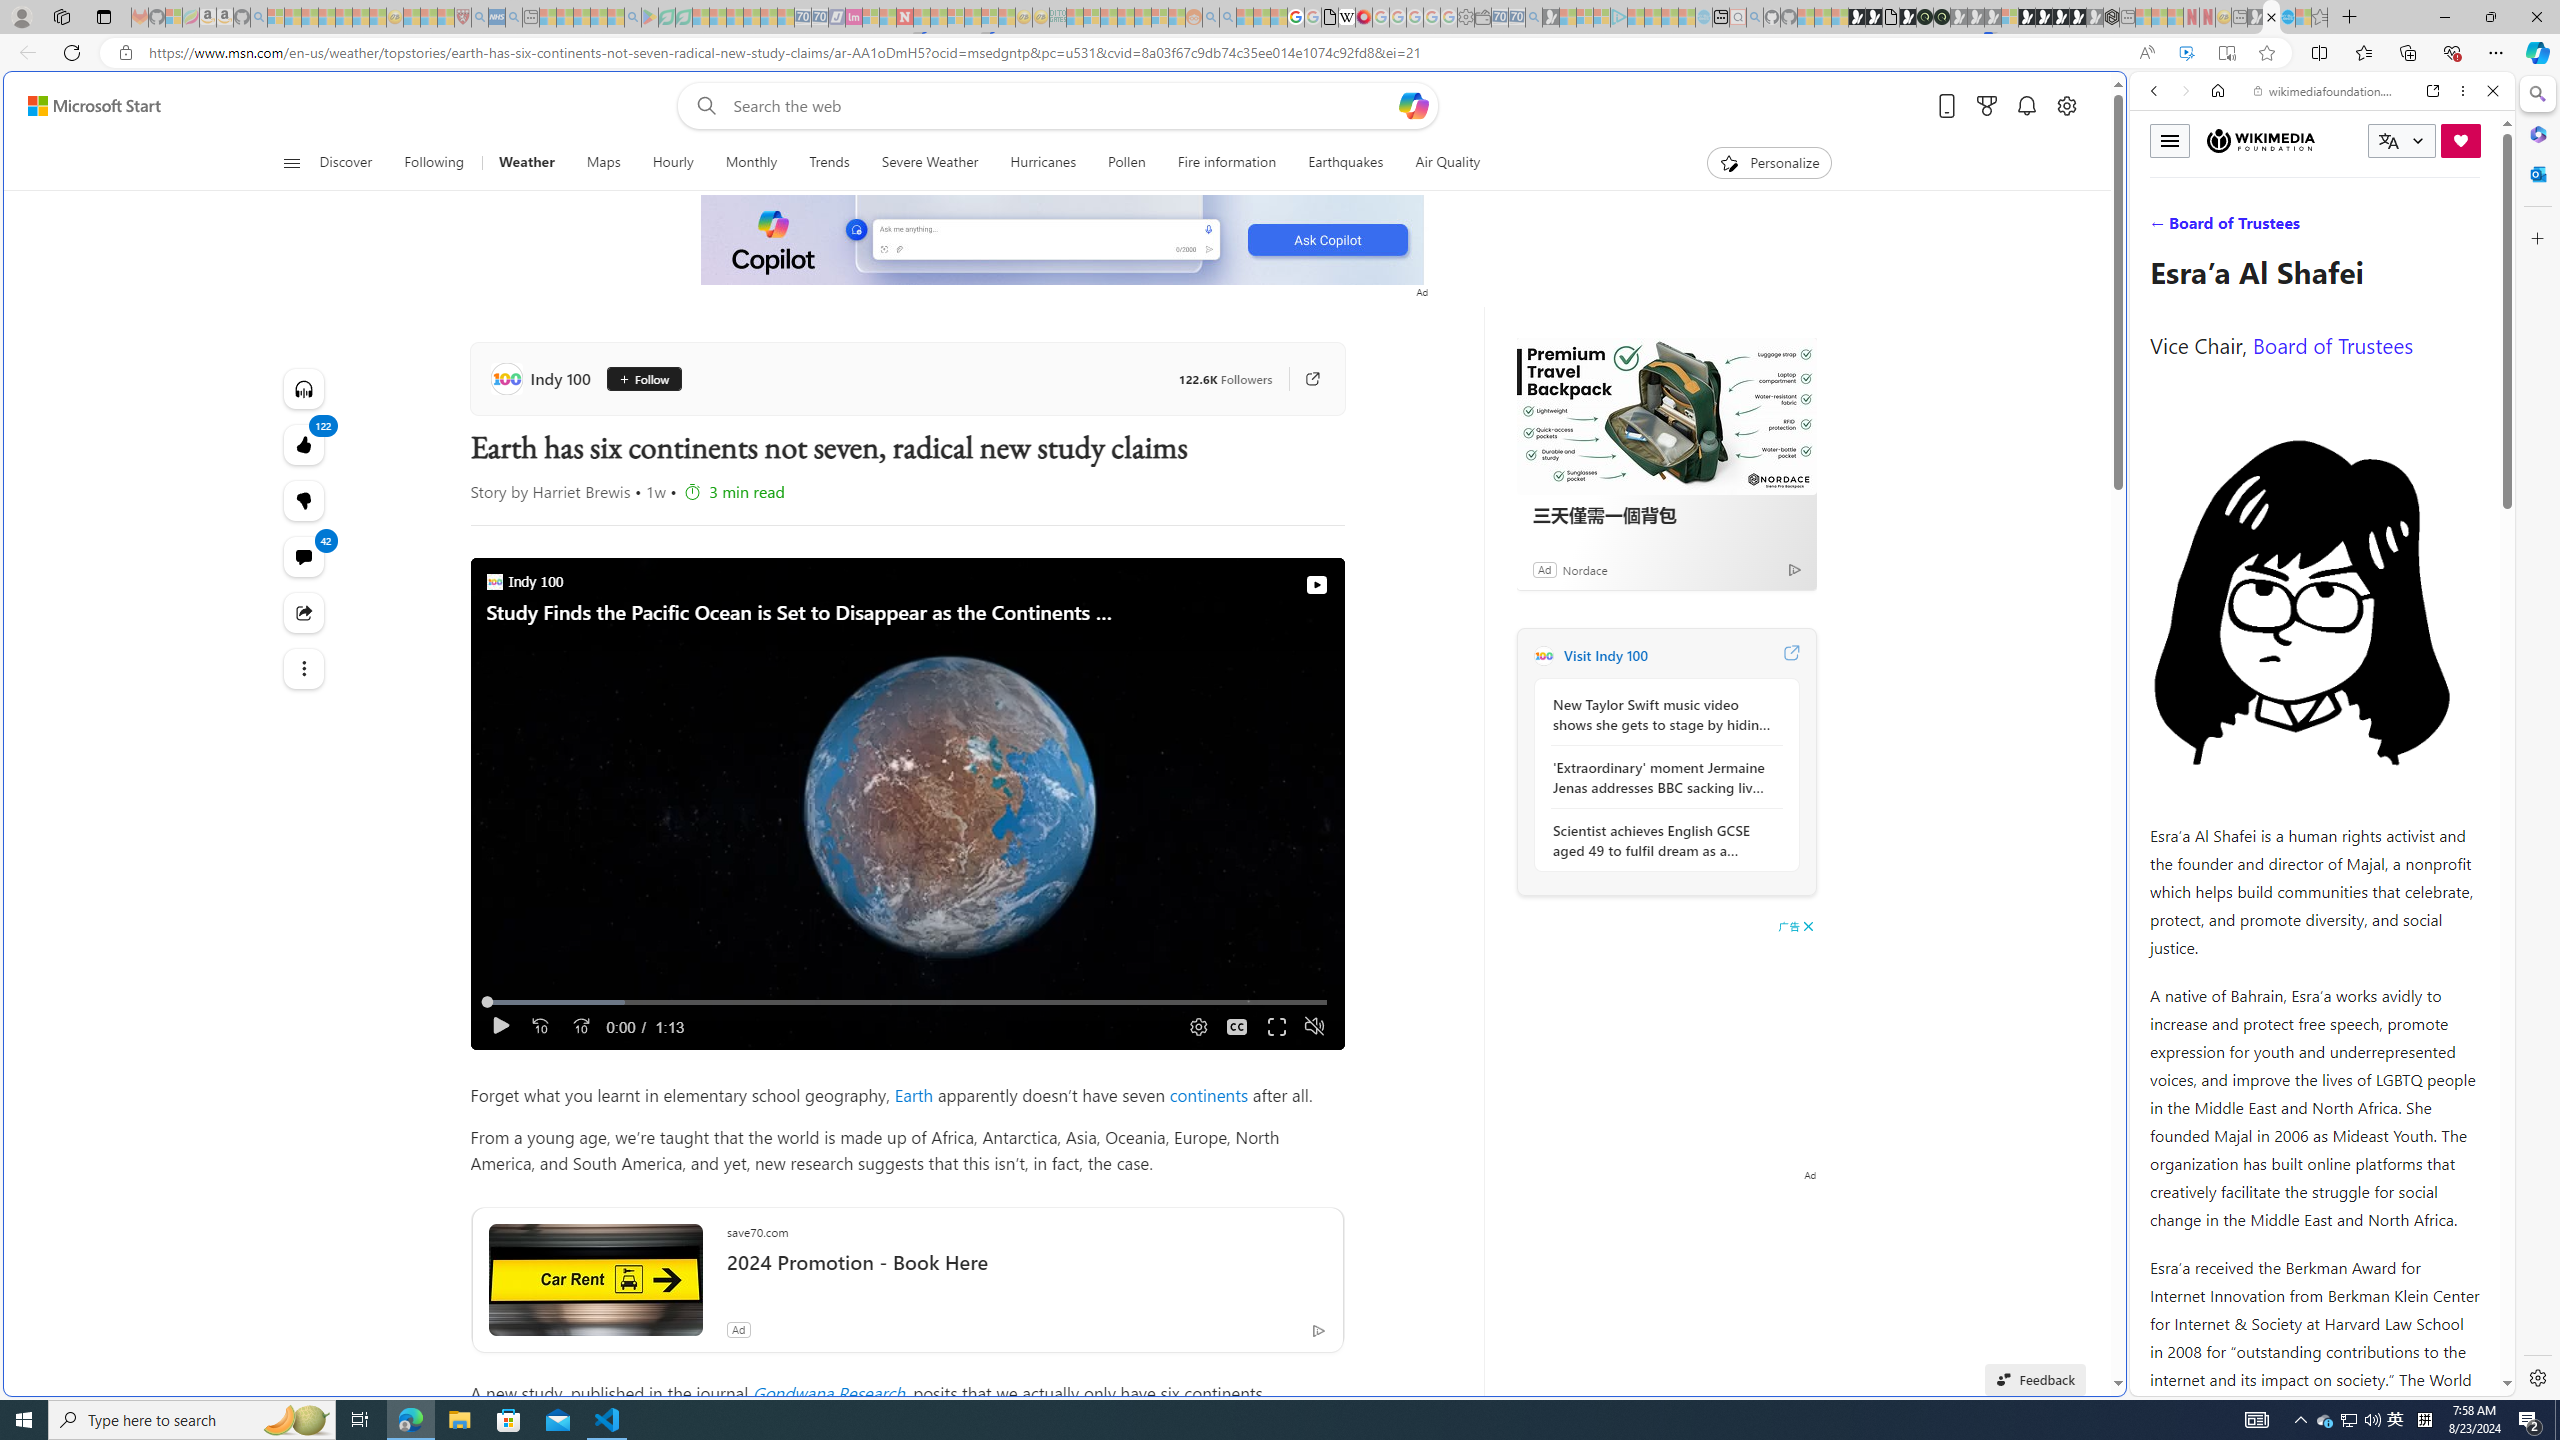  I want to click on 'Air Quality', so click(1447, 162).